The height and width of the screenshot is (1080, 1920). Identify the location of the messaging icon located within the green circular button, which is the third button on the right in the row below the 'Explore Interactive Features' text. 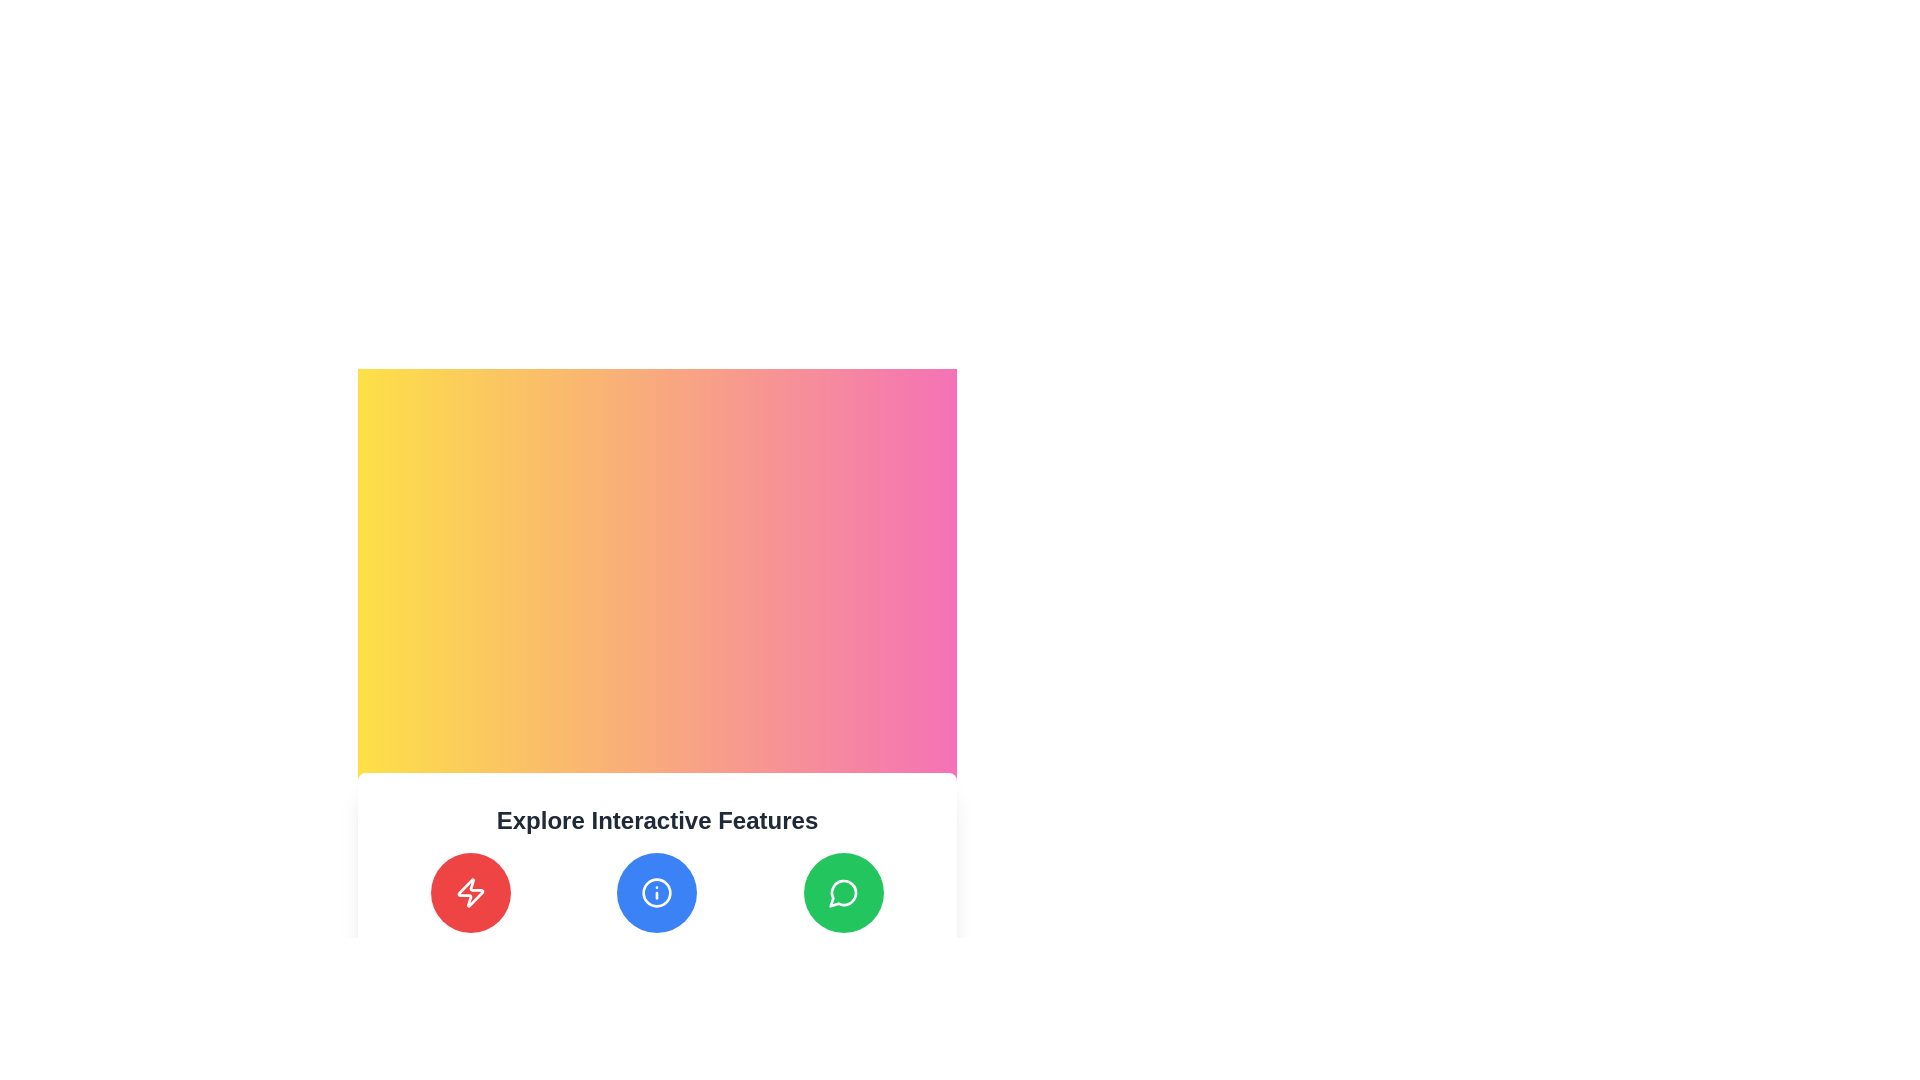
(843, 892).